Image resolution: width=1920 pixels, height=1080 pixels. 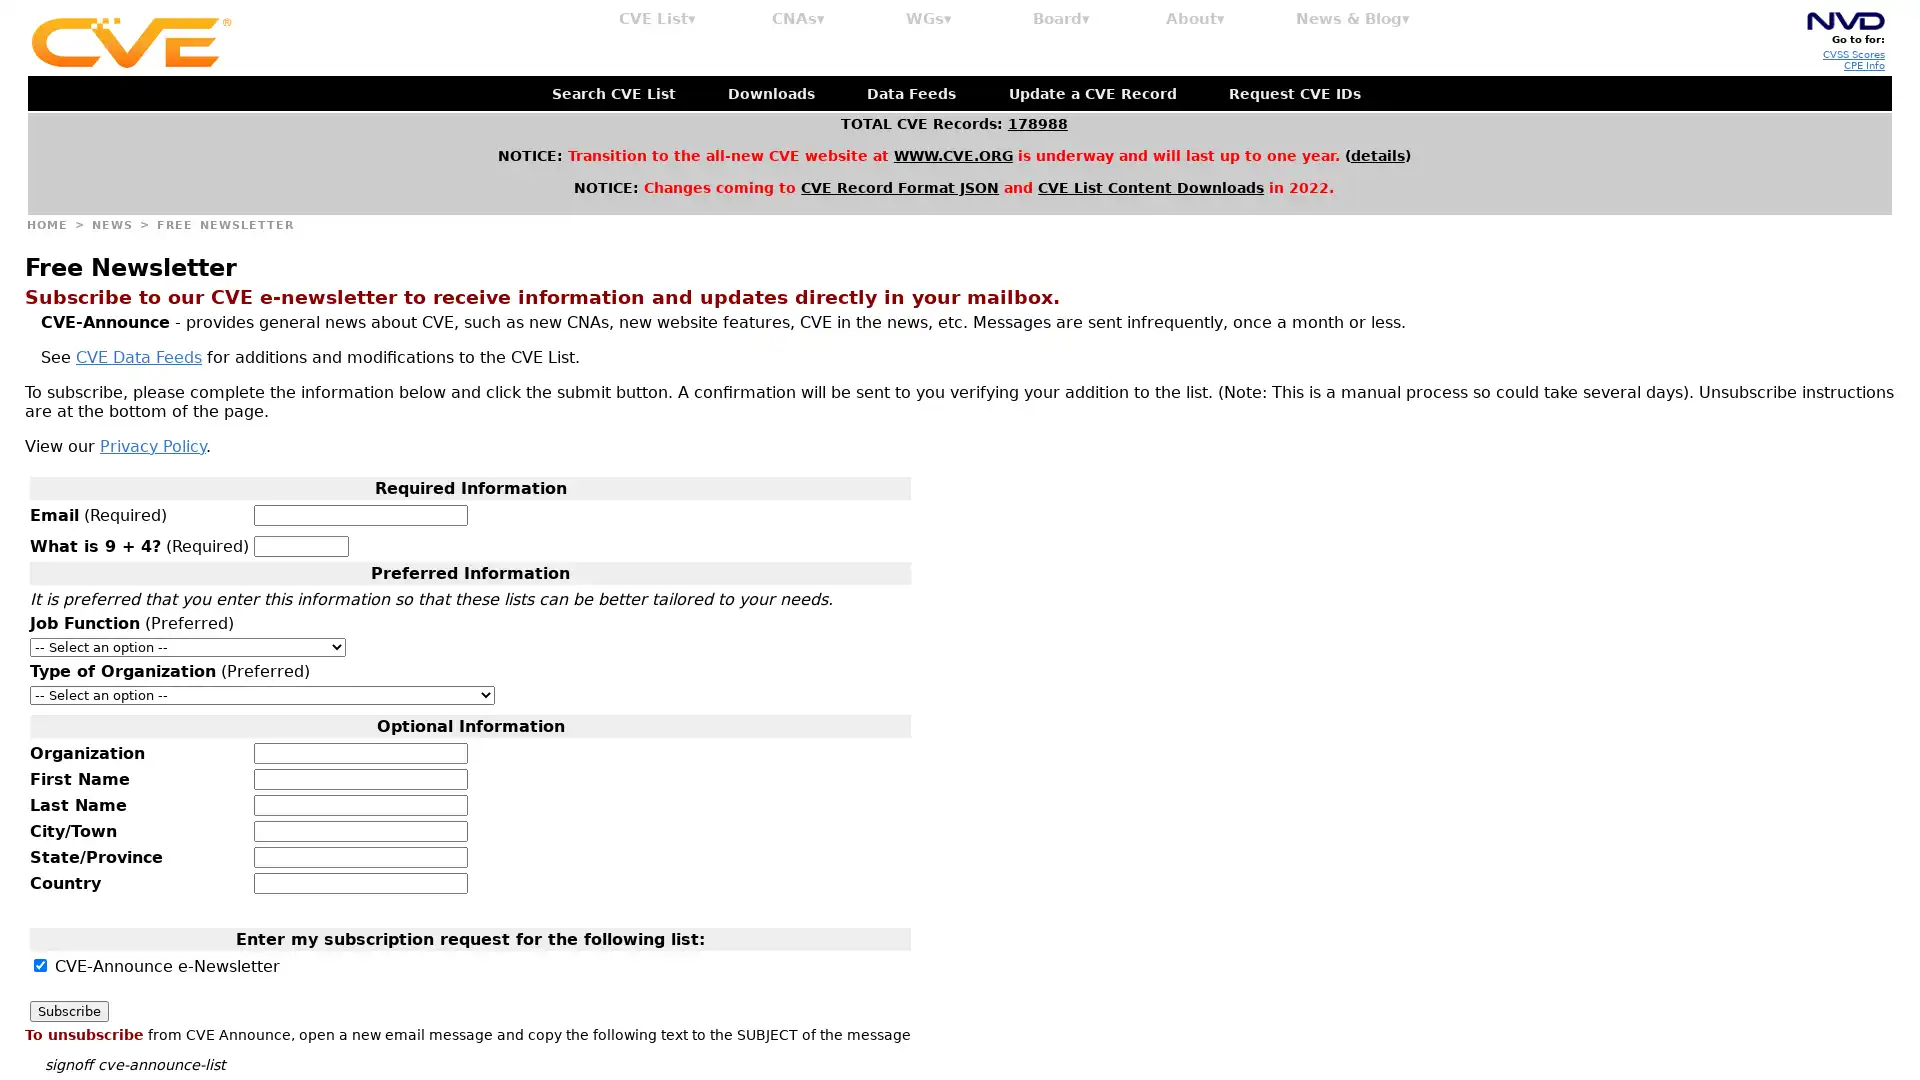 I want to click on Subscribe, so click(x=69, y=1010).